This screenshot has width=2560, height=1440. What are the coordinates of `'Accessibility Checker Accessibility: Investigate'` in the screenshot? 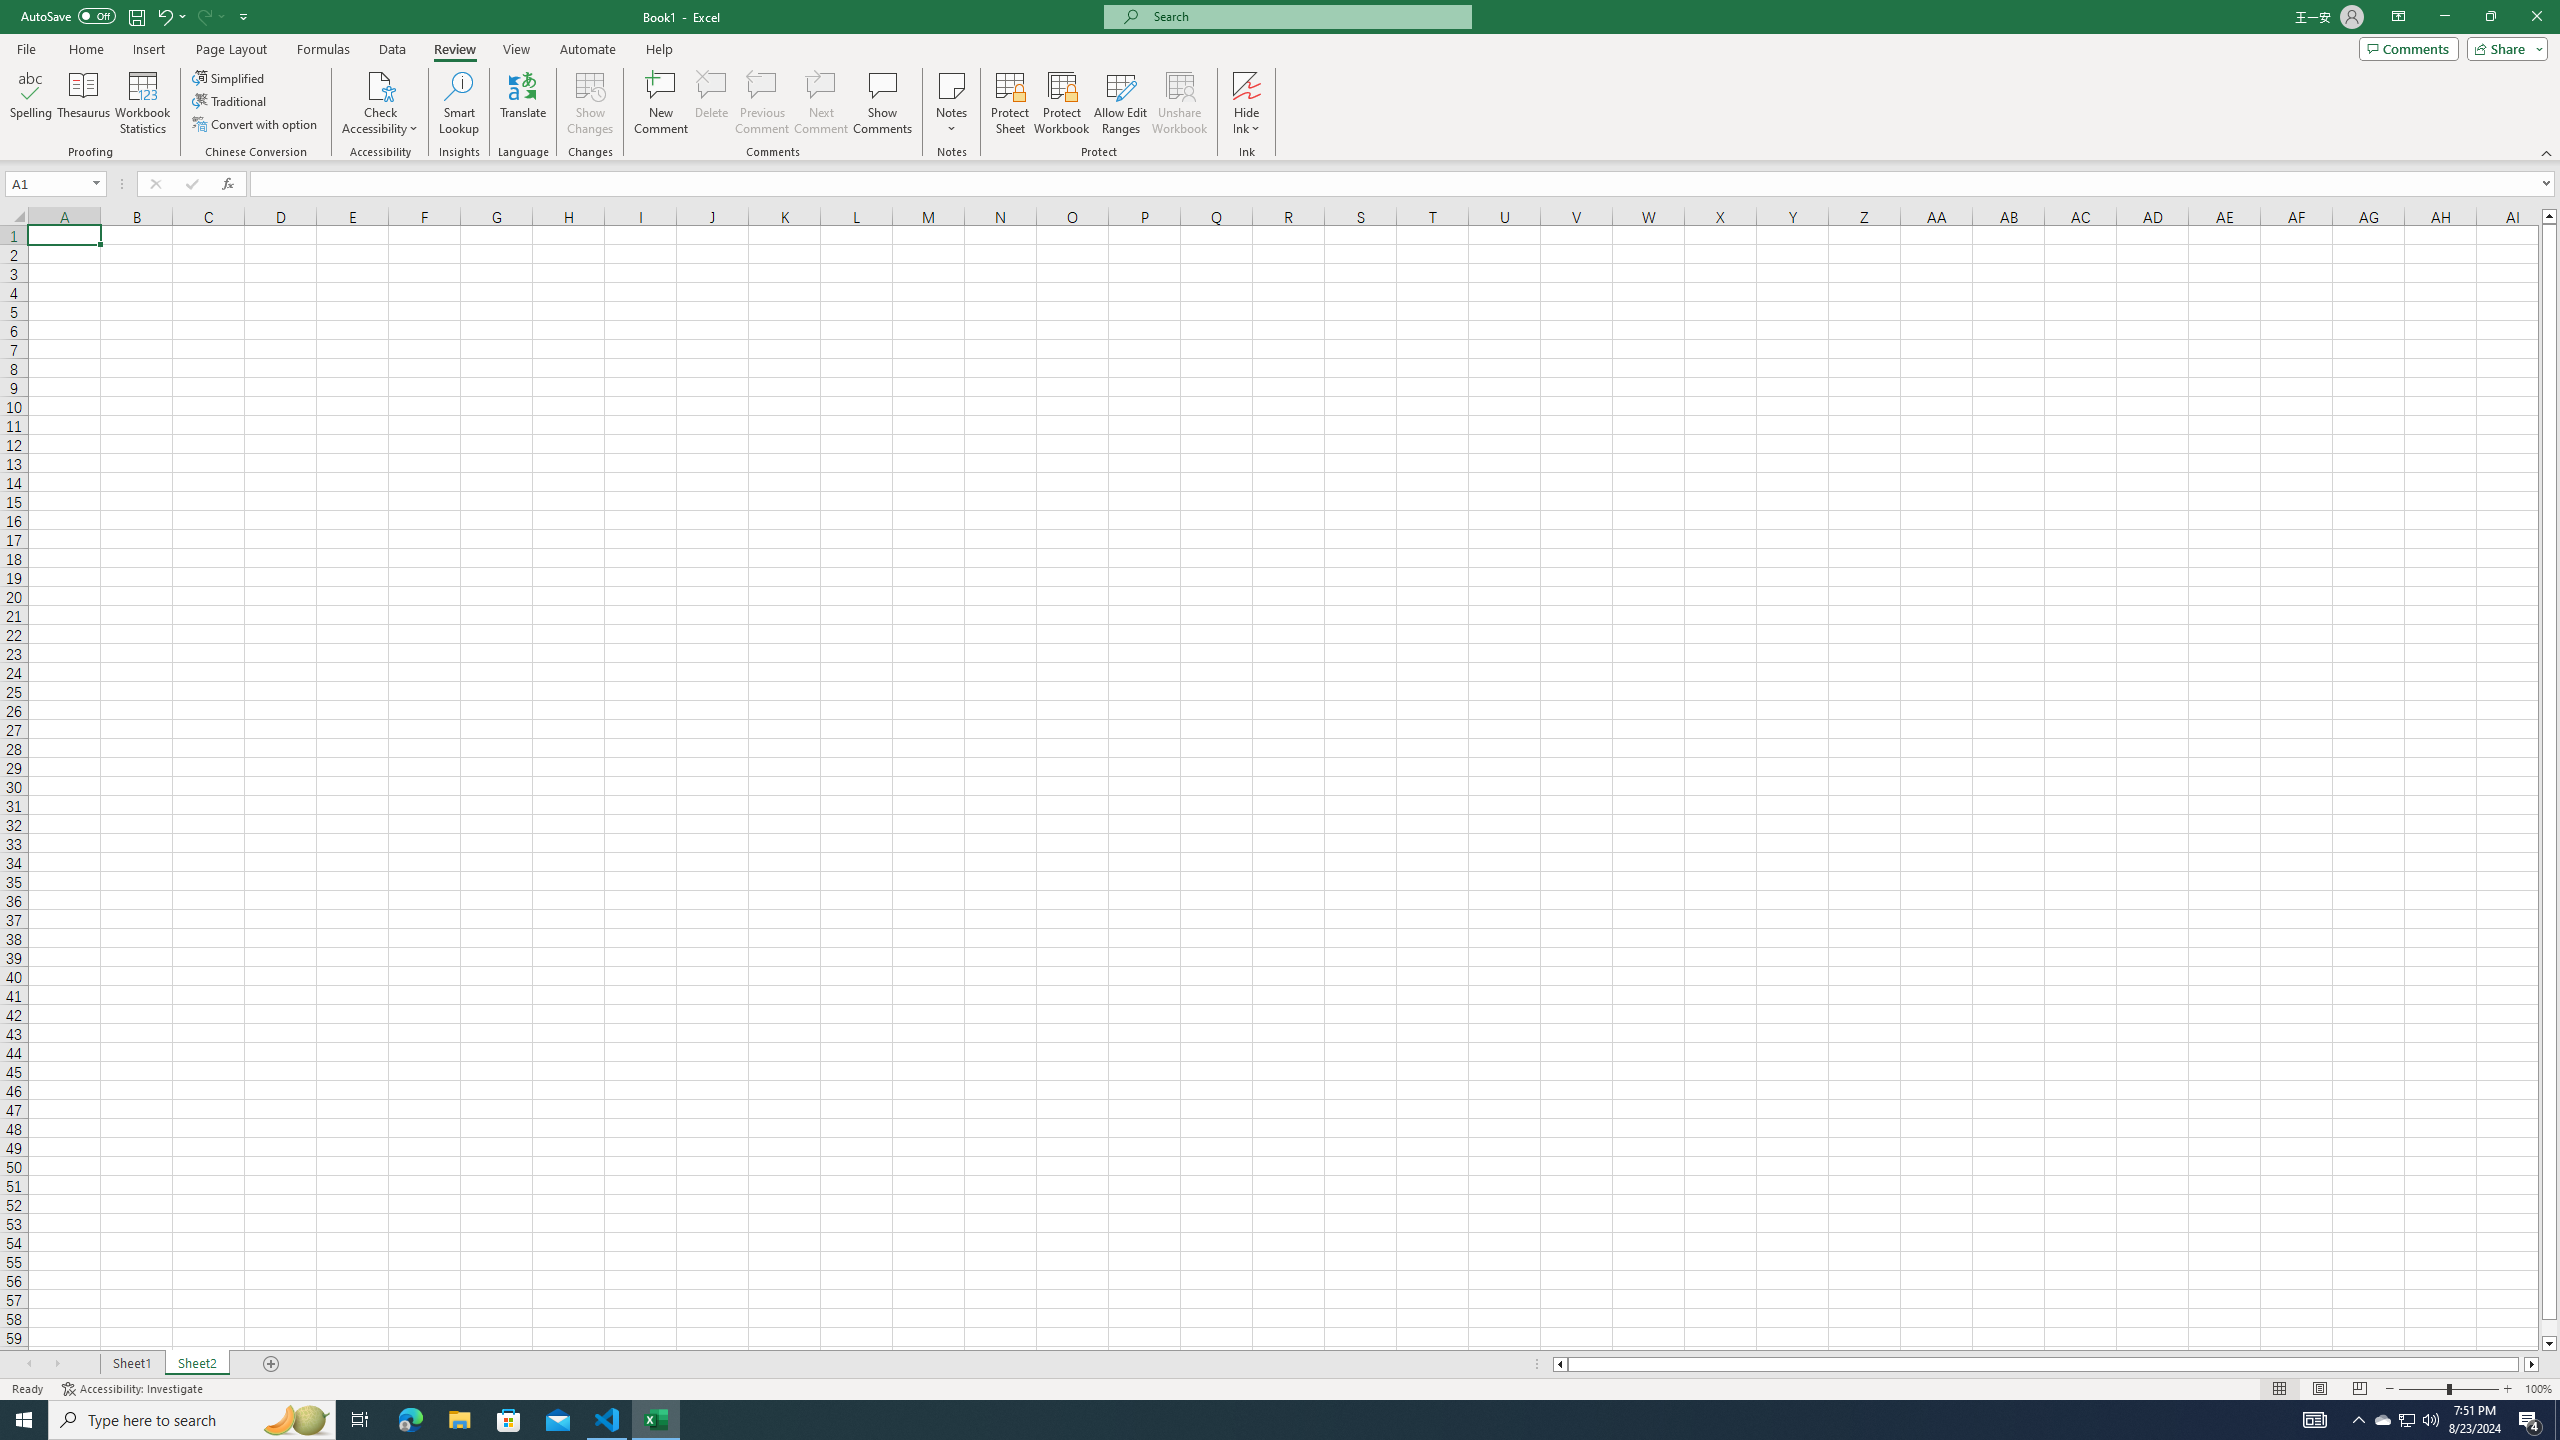 It's located at (134, 1389).